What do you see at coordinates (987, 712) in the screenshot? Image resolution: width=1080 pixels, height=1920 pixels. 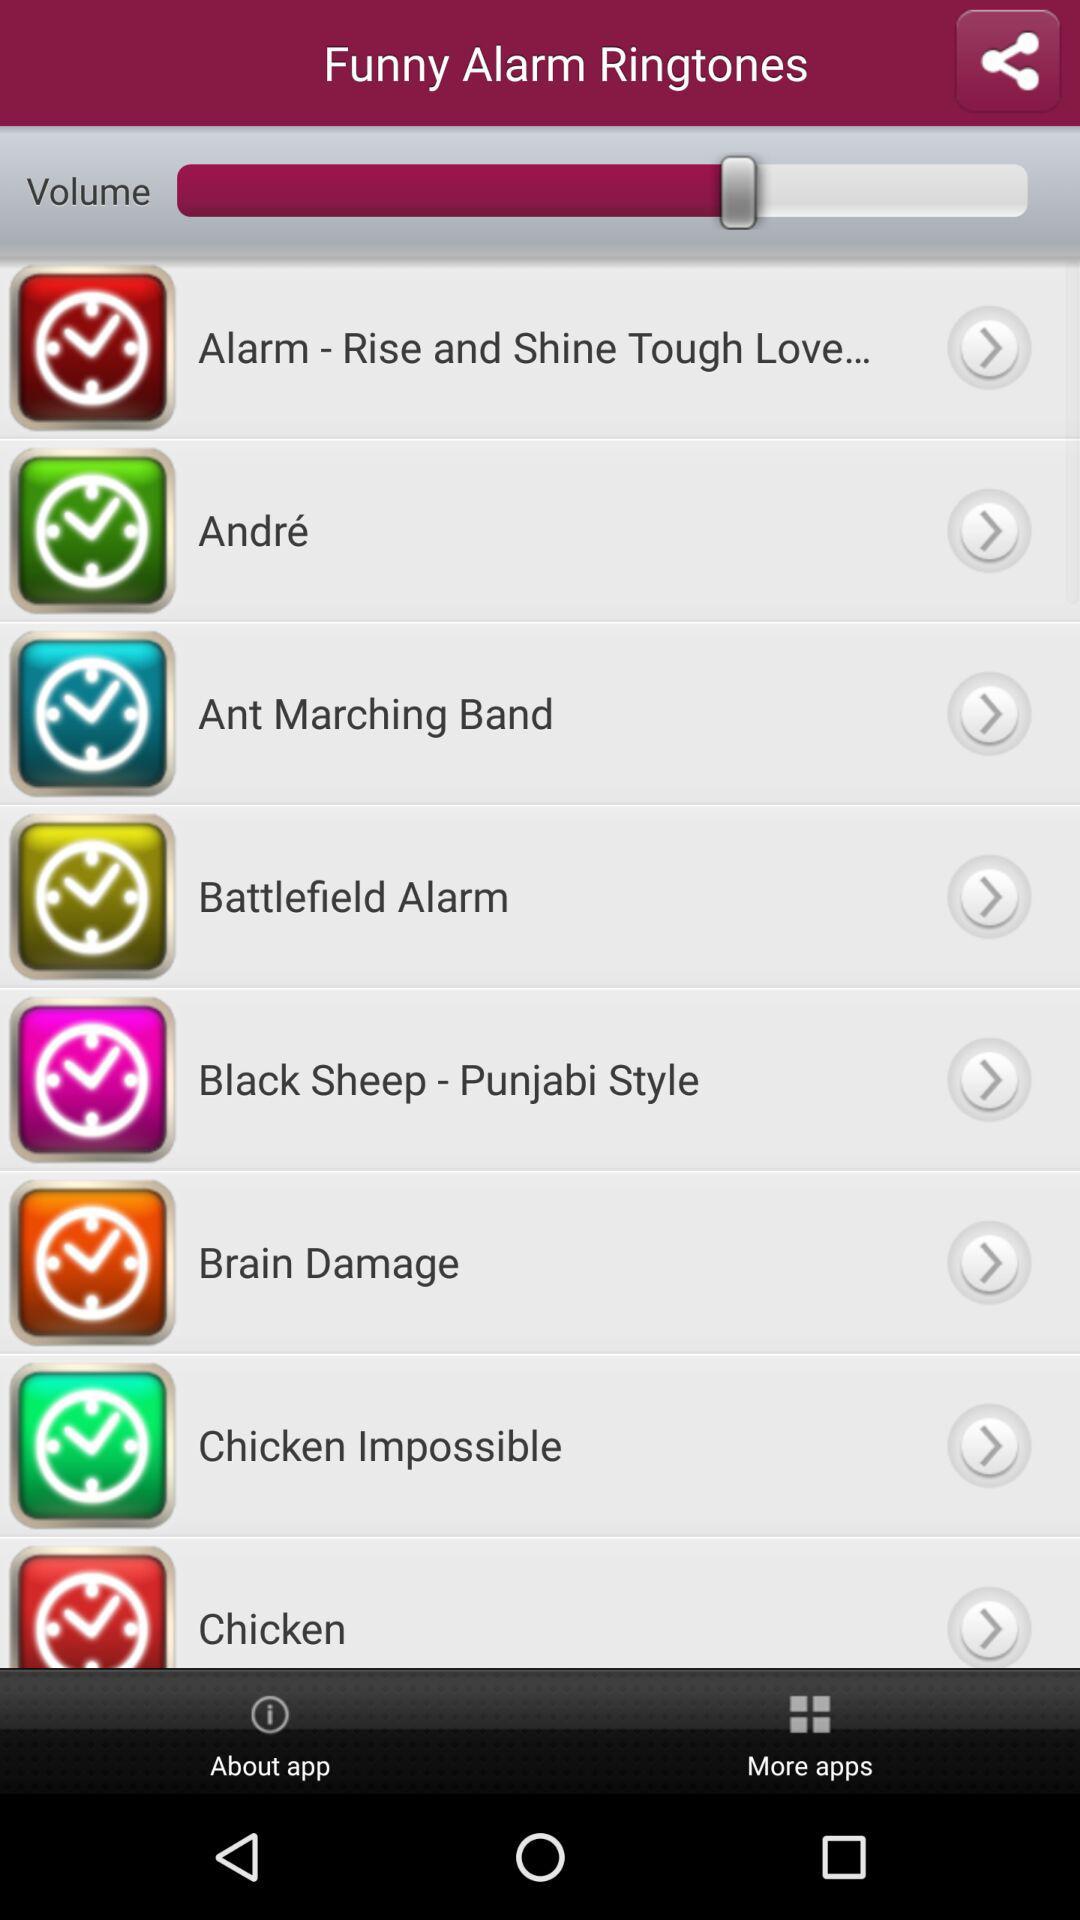 I see `the play option` at bounding box center [987, 712].